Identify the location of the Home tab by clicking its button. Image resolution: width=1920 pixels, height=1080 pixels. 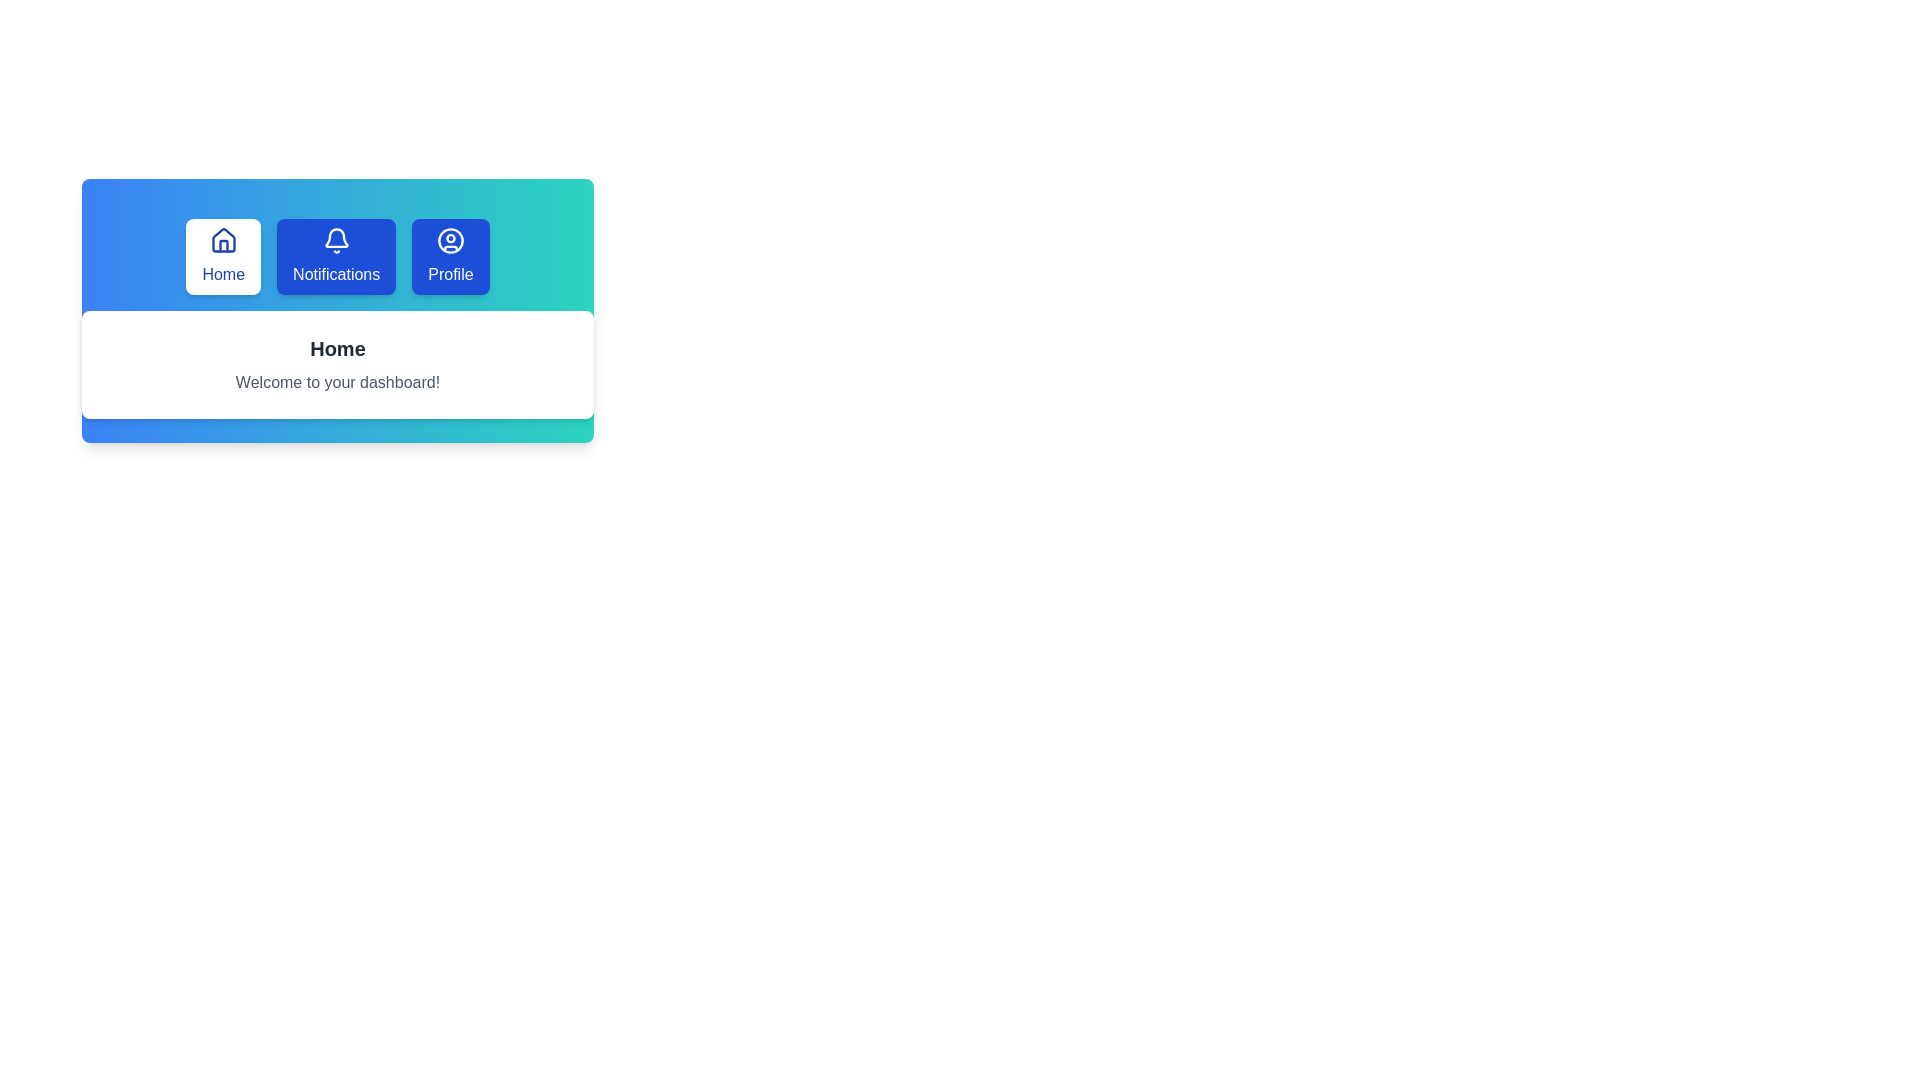
(223, 256).